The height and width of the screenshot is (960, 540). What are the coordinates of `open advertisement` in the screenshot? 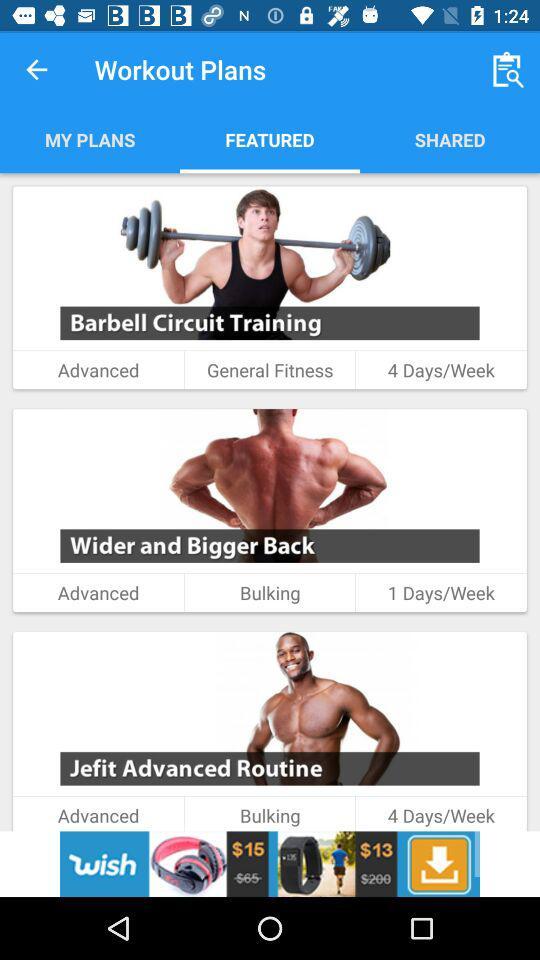 It's located at (270, 863).